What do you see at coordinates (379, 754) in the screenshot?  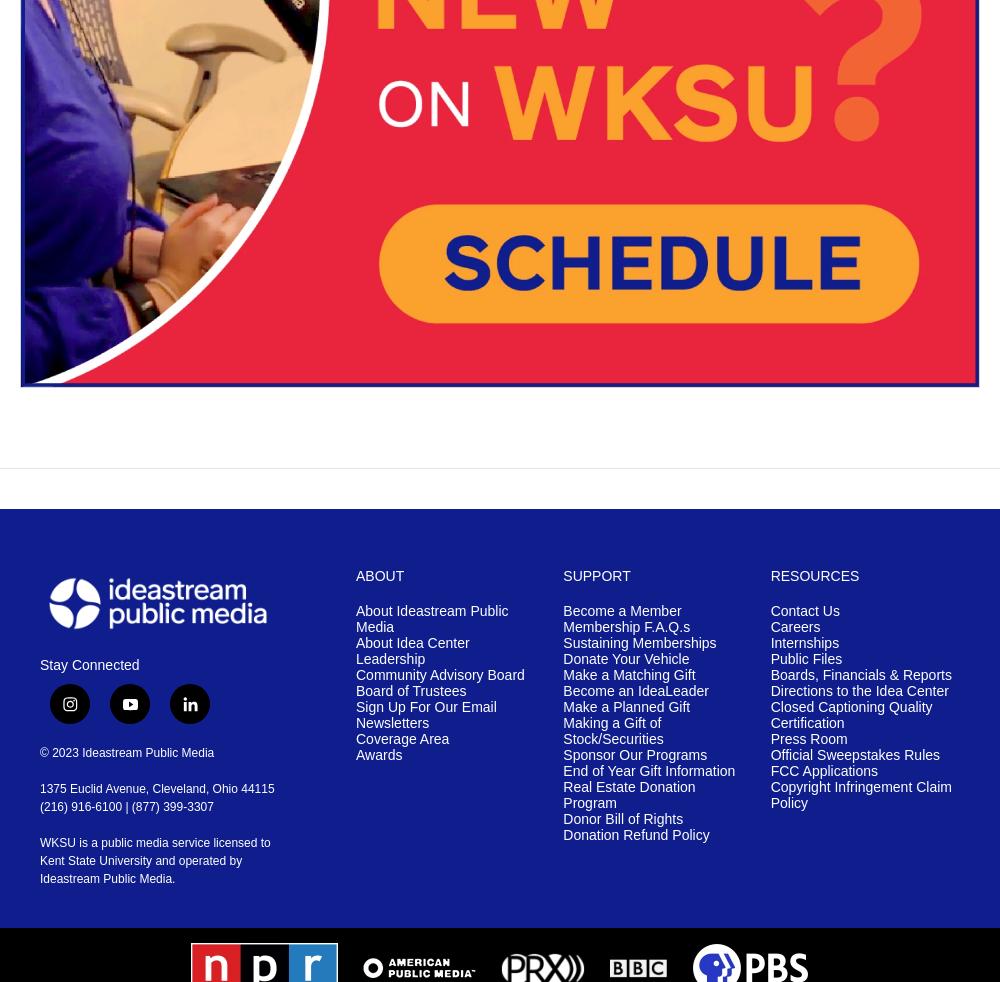 I see `'Awards'` at bounding box center [379, 754].